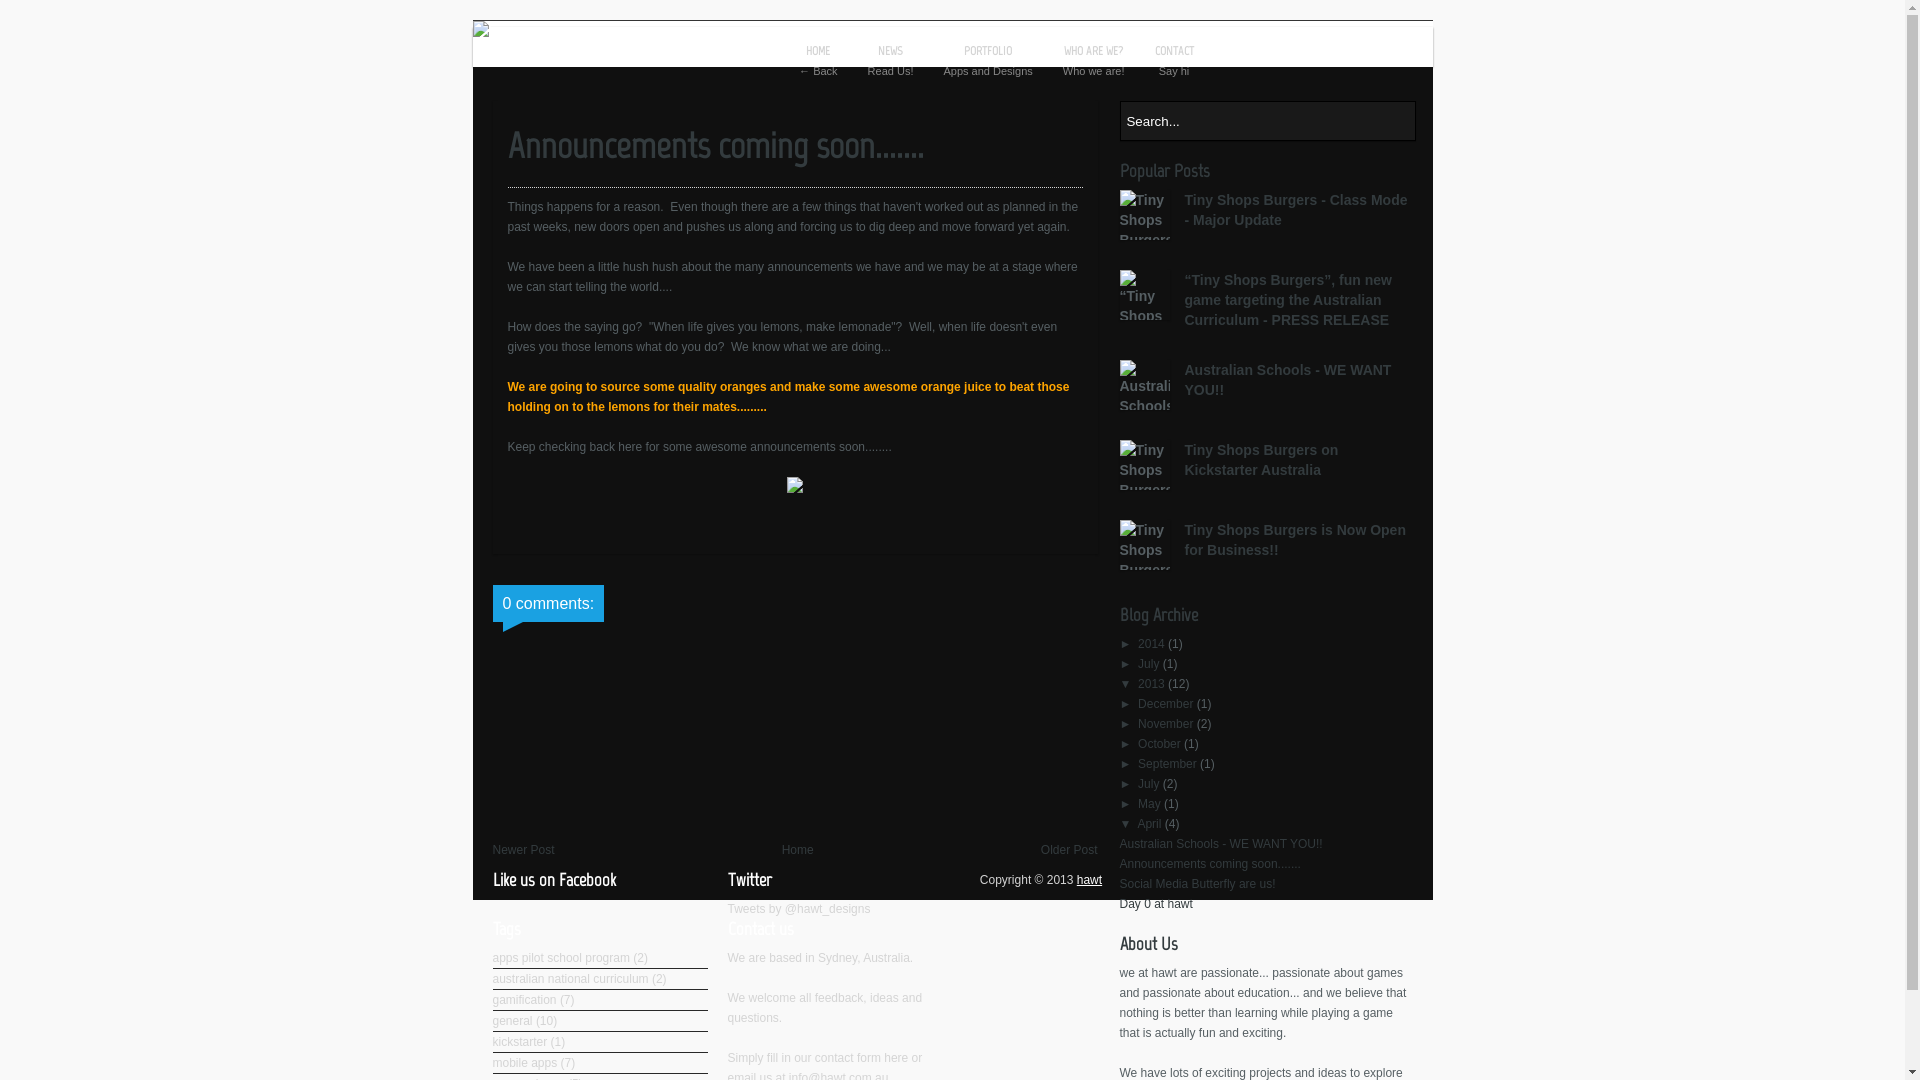 The image size is (1920, 1080). What do you see at coordinates (1260, 459) in the screenshot?
I see `'Tiny Shops Burgers on Kickstarter Australia'` at bounding box center [1260, 459].